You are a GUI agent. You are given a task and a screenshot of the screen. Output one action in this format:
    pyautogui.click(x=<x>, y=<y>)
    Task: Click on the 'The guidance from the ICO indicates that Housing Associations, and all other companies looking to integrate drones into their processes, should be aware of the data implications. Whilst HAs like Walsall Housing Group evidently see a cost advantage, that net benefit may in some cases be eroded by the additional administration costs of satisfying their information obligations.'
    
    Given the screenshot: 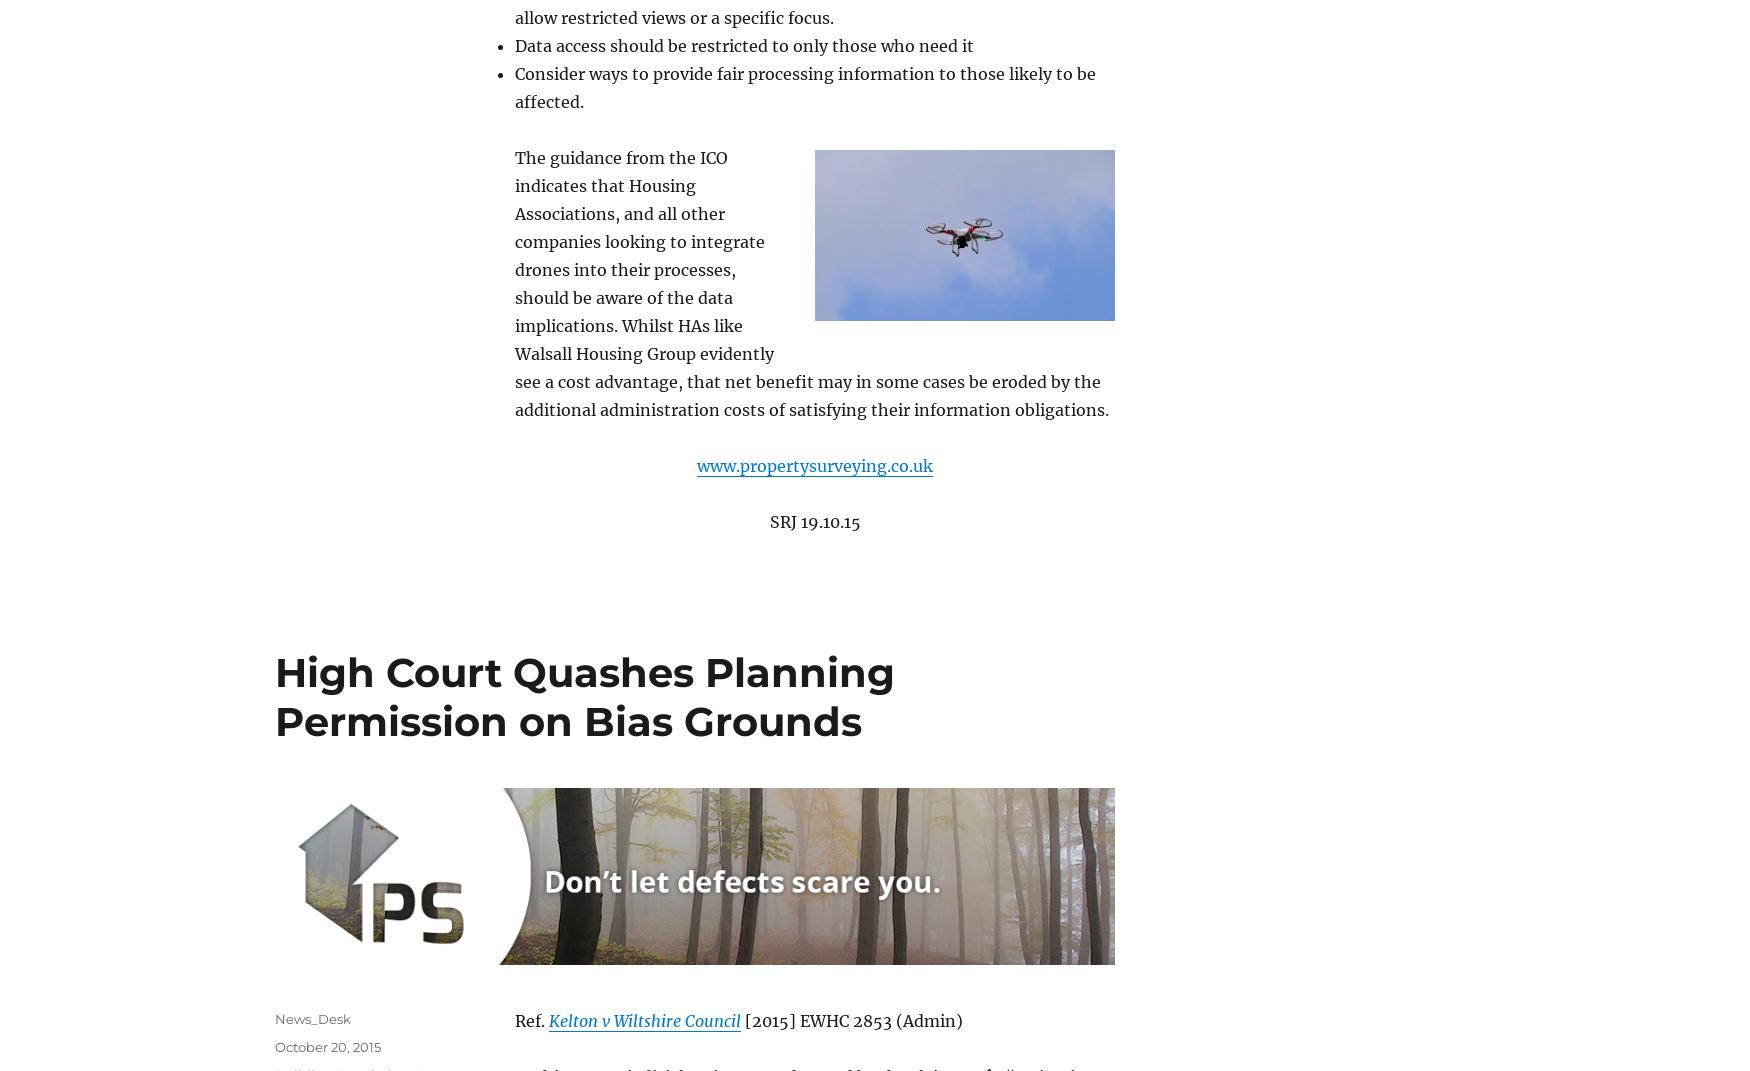 What is the action you would take?
    pyautogui.click(x=514, y=282)
    